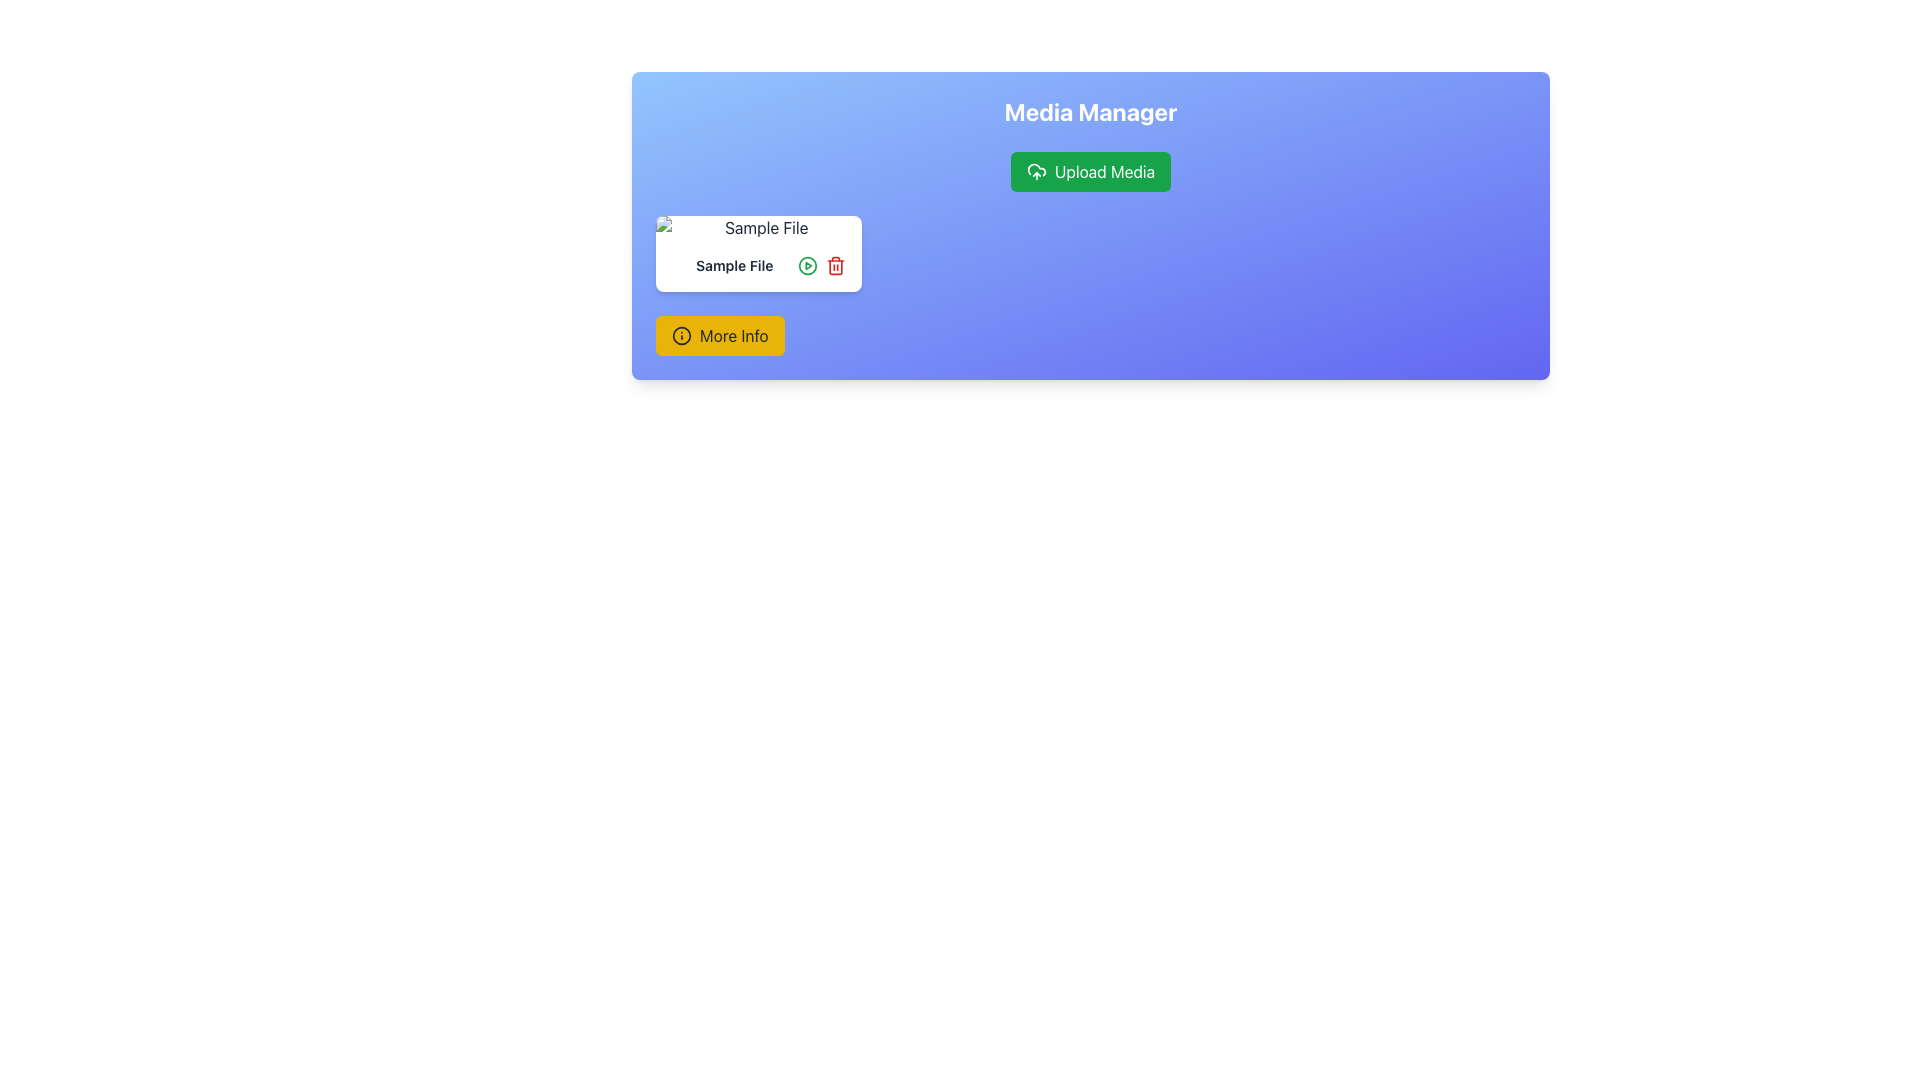 Image resolution: width=1920 pixels, height=1080 pixels. What do you see at coordinates (835, 265) in the screenshot?
I see `the red trash bin icon located to the right of the green play button in the action group under the file representation to observe the scaling effect` at bounding box center [835, 265].